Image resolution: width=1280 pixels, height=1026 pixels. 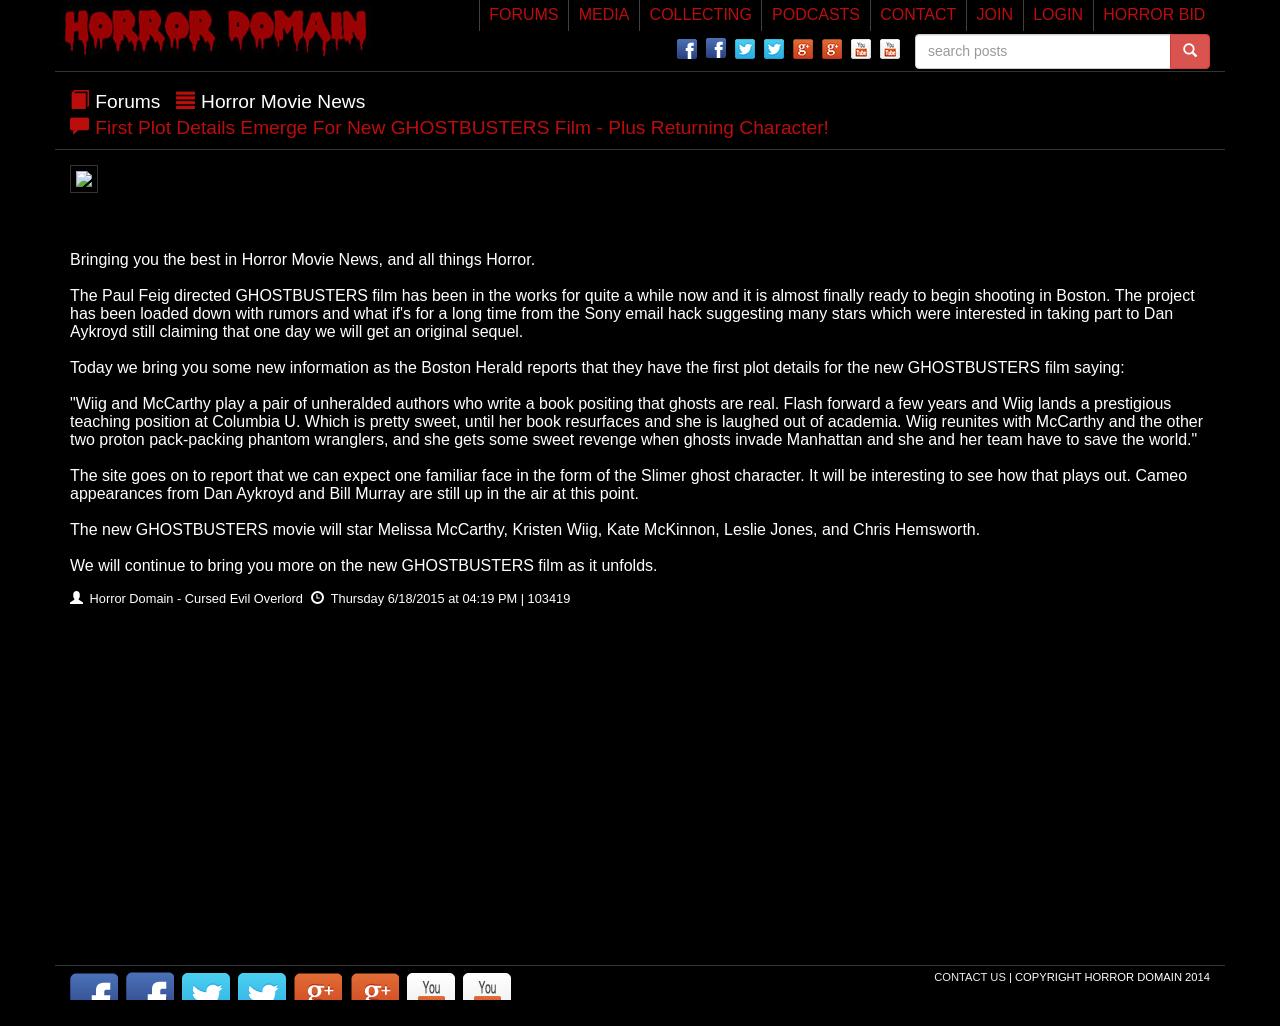 I want to click on 'Thursday 6/18/2015 at 04:19 PM | 103419', so click(x=447, y=596).